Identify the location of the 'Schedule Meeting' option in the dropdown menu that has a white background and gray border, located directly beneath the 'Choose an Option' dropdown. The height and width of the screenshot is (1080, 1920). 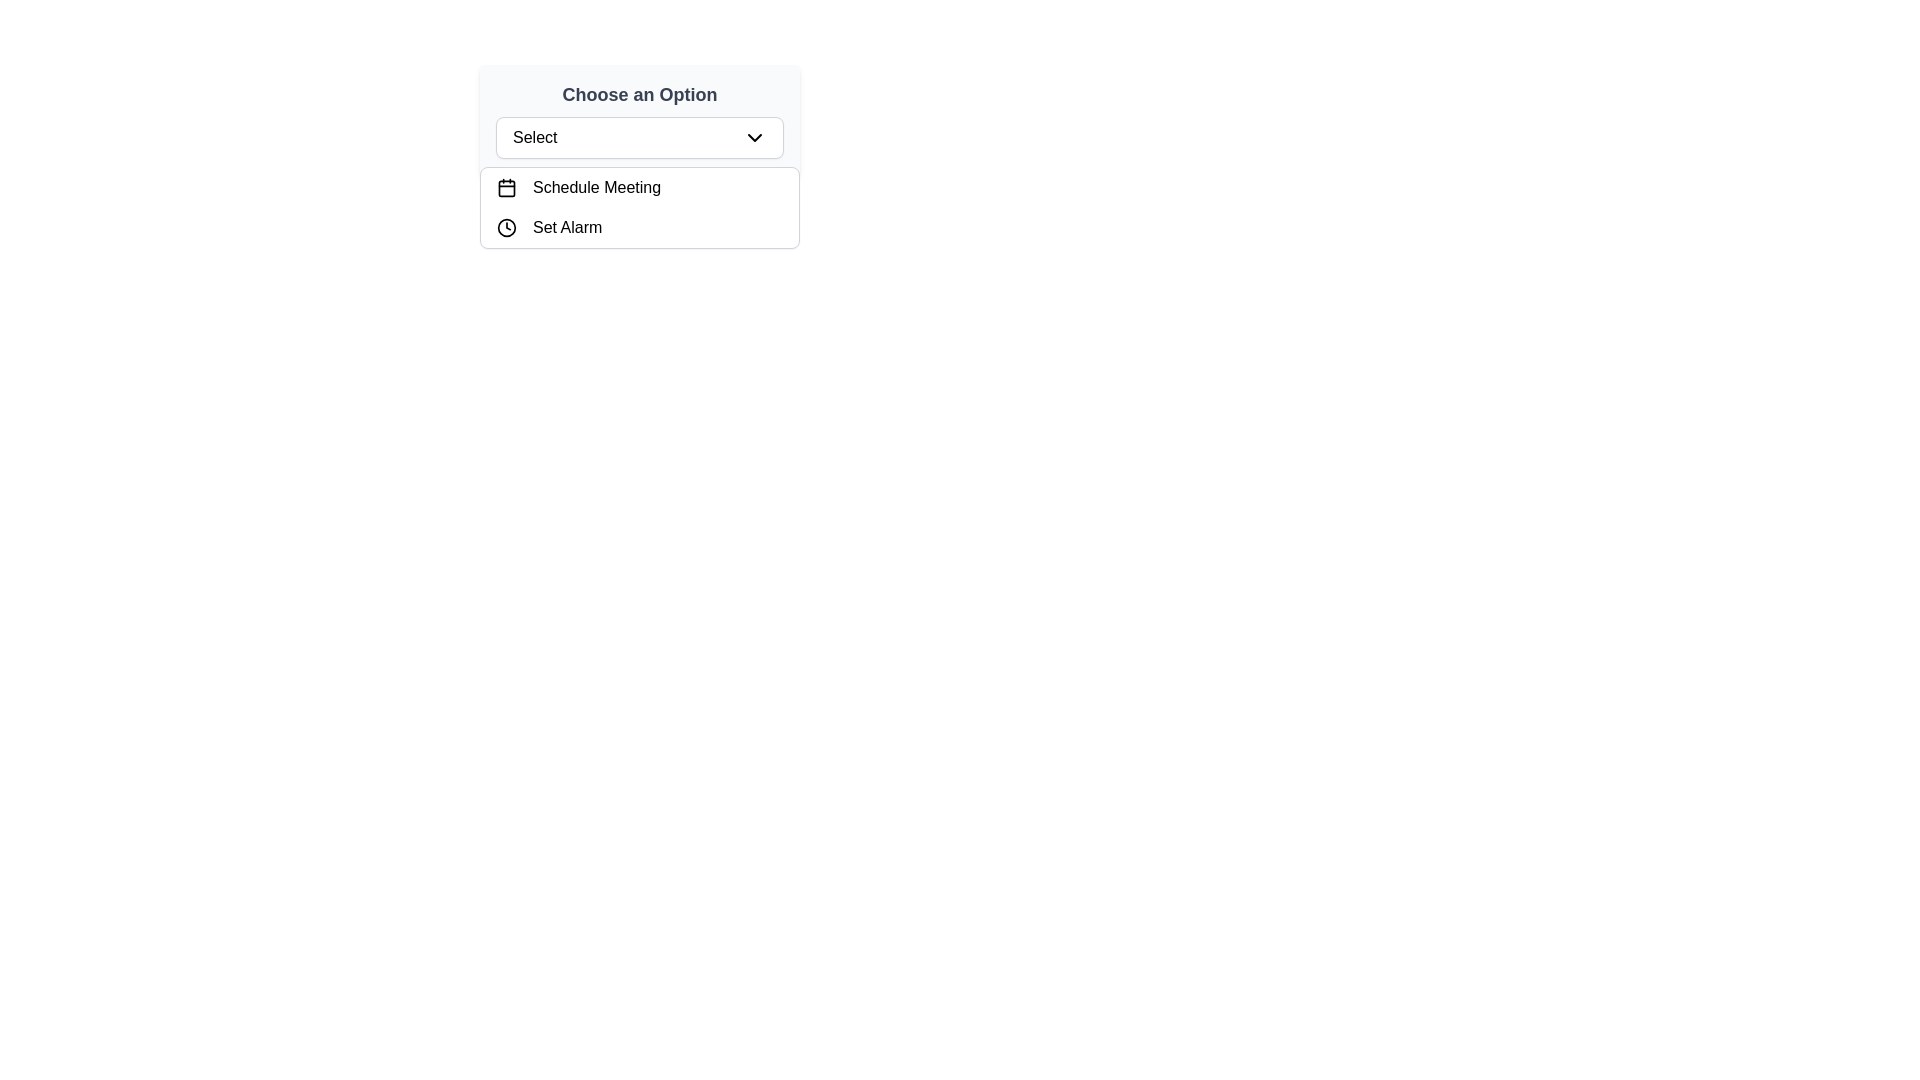
(638, 208).